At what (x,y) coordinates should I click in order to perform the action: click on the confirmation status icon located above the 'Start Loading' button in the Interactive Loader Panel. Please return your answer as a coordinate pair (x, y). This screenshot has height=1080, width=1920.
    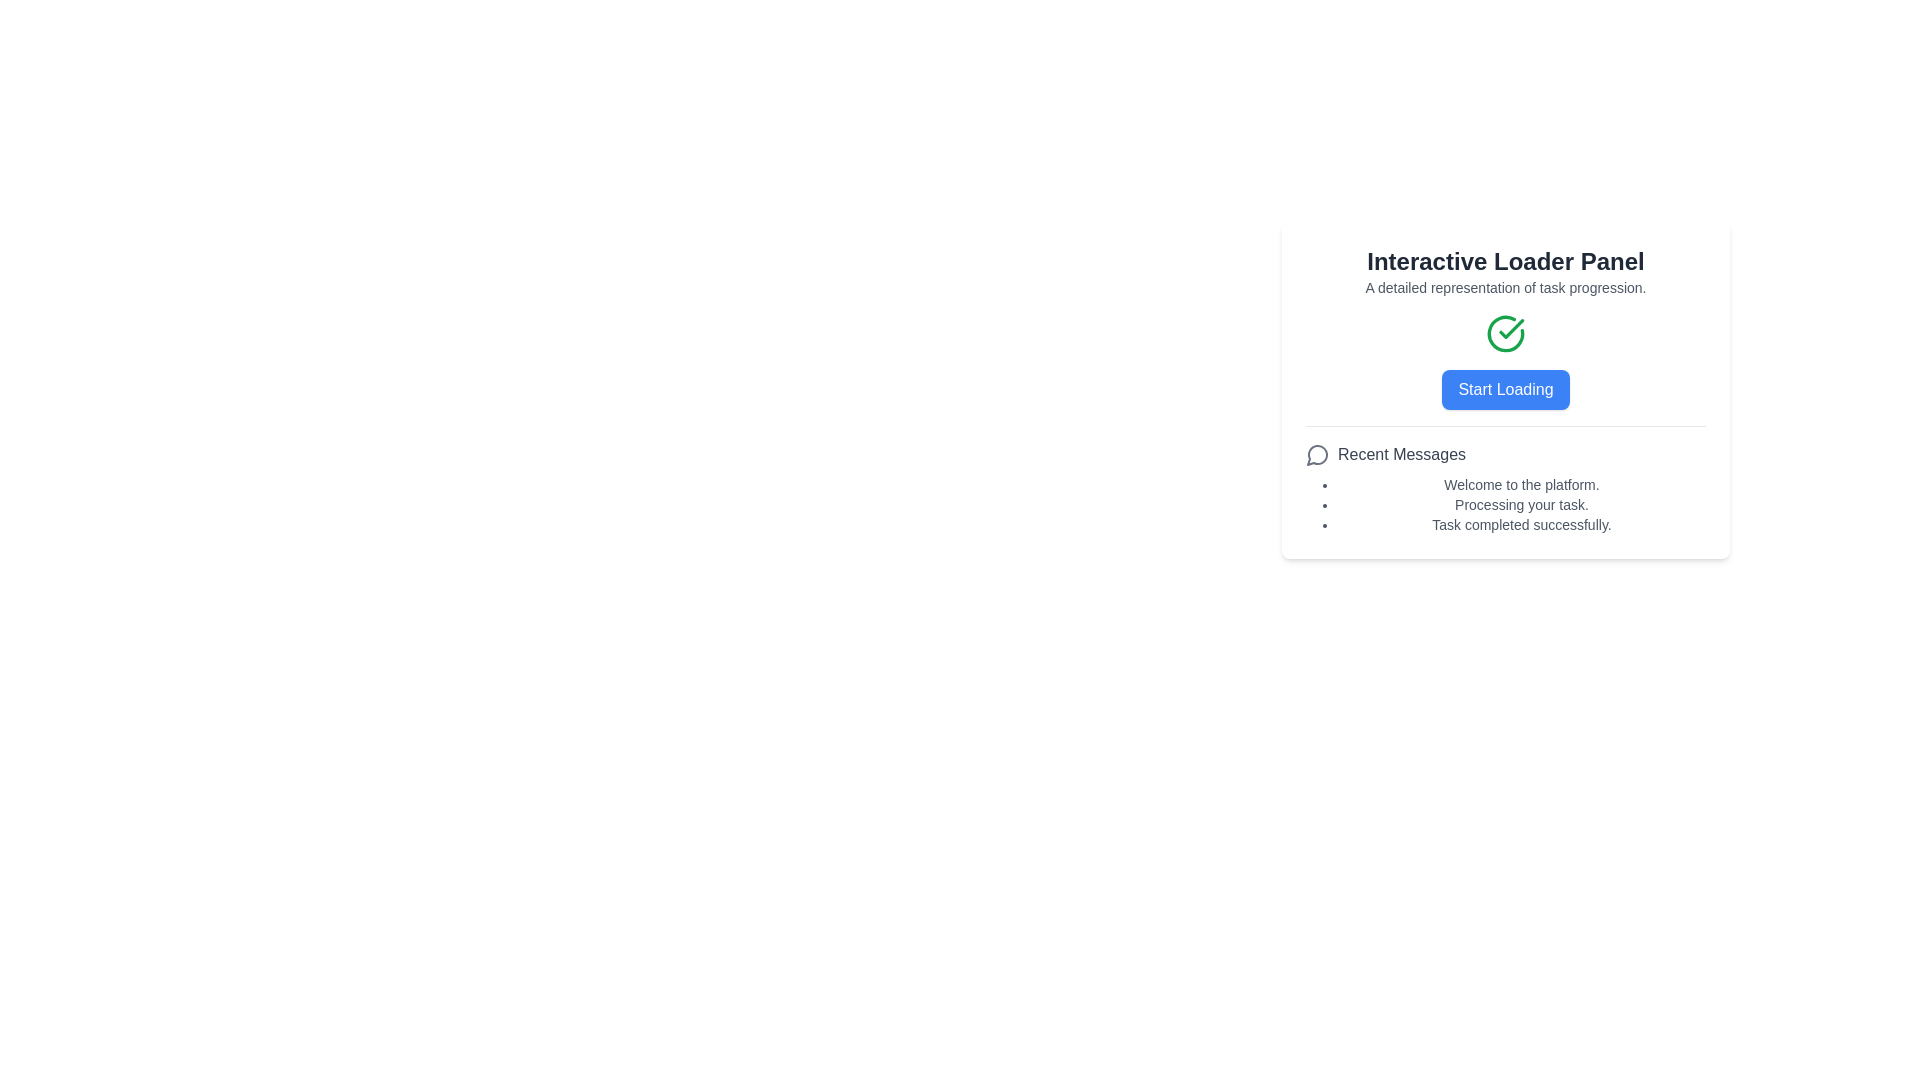
    Looking at the image, I should click on (1506, 333).